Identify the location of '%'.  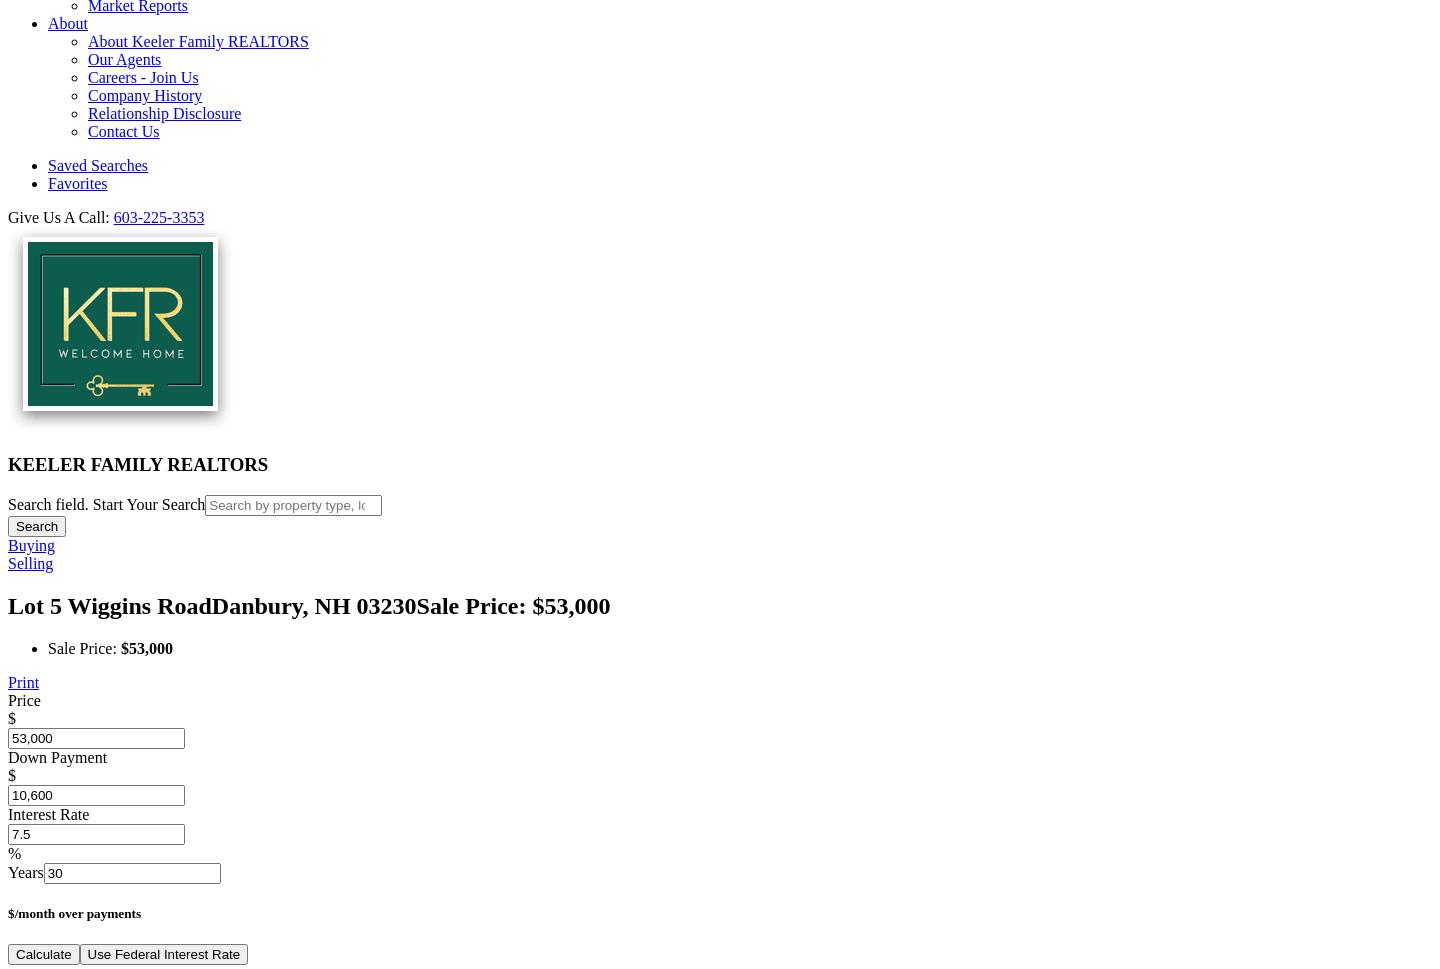
(13, 851).